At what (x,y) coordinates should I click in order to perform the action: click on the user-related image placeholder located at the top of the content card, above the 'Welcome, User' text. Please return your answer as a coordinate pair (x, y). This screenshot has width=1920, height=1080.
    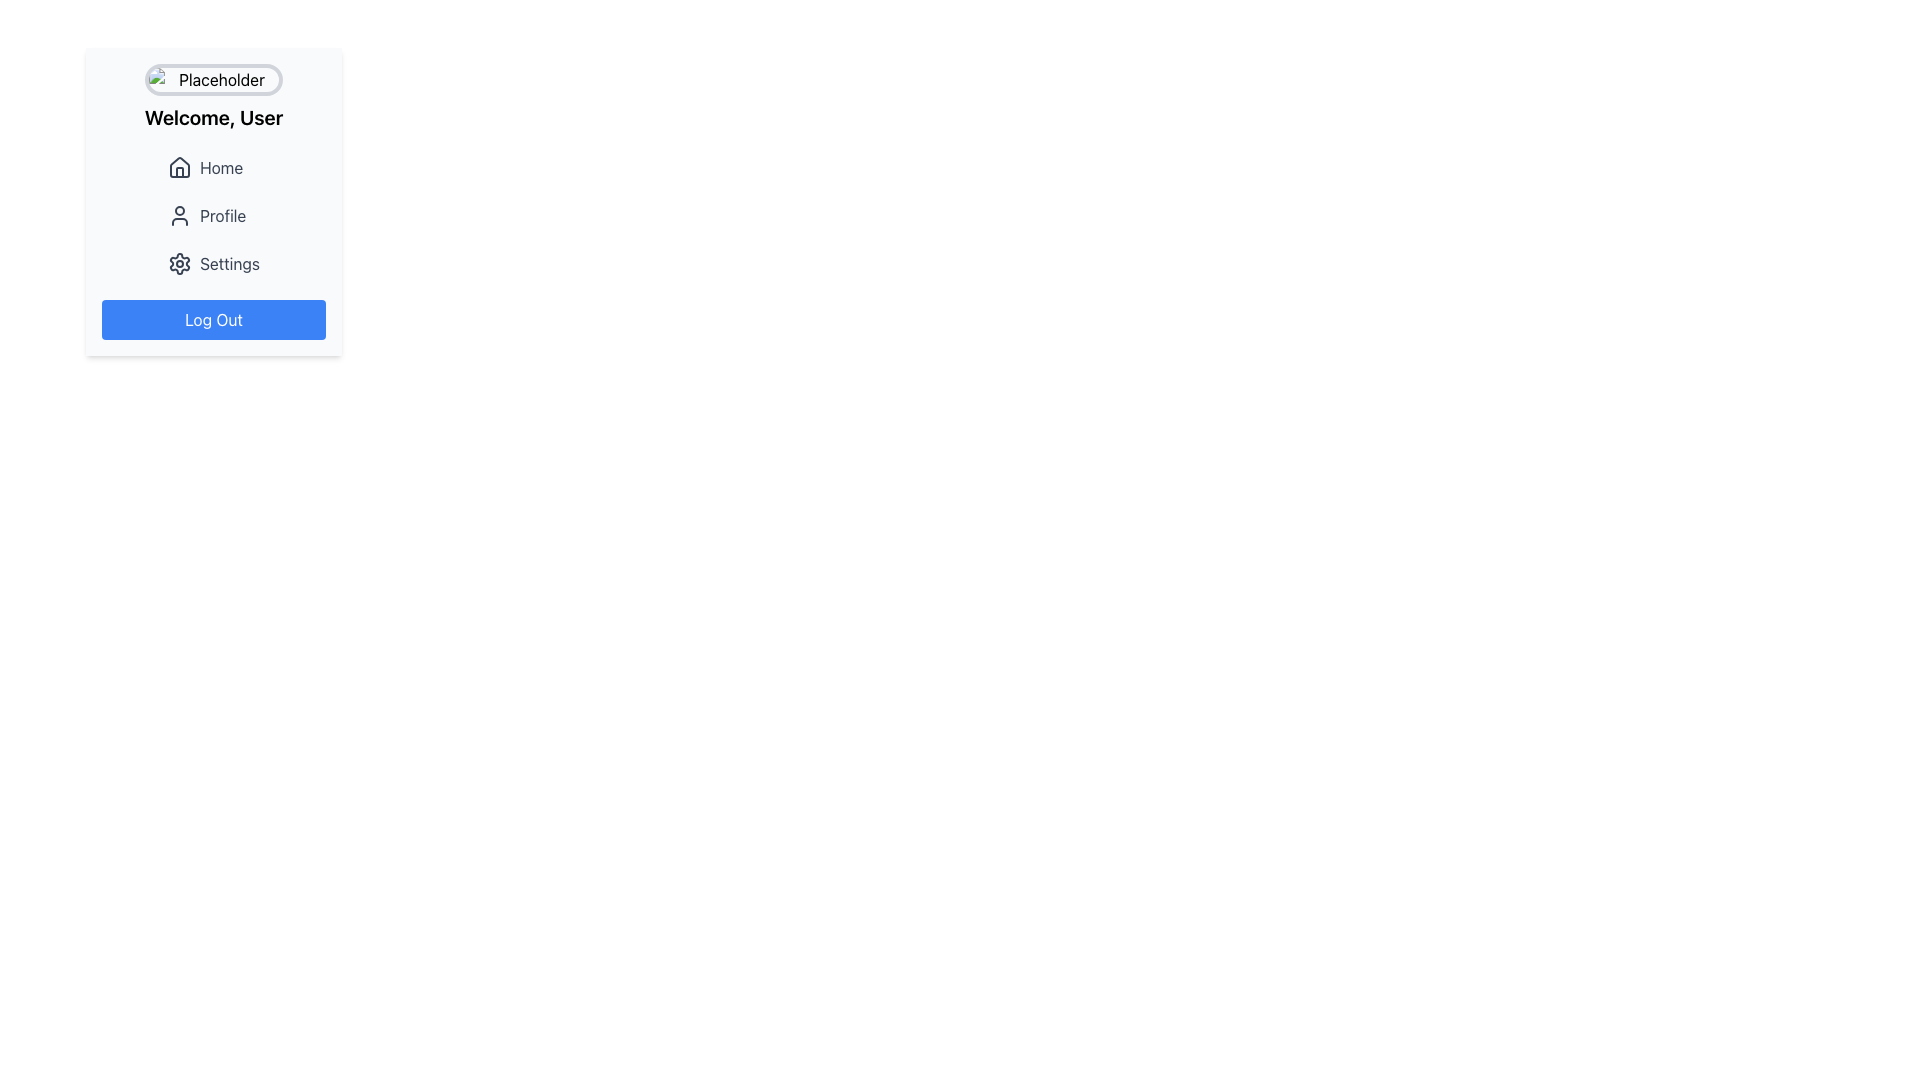
    Looking at the image, I should click on (214, 79).